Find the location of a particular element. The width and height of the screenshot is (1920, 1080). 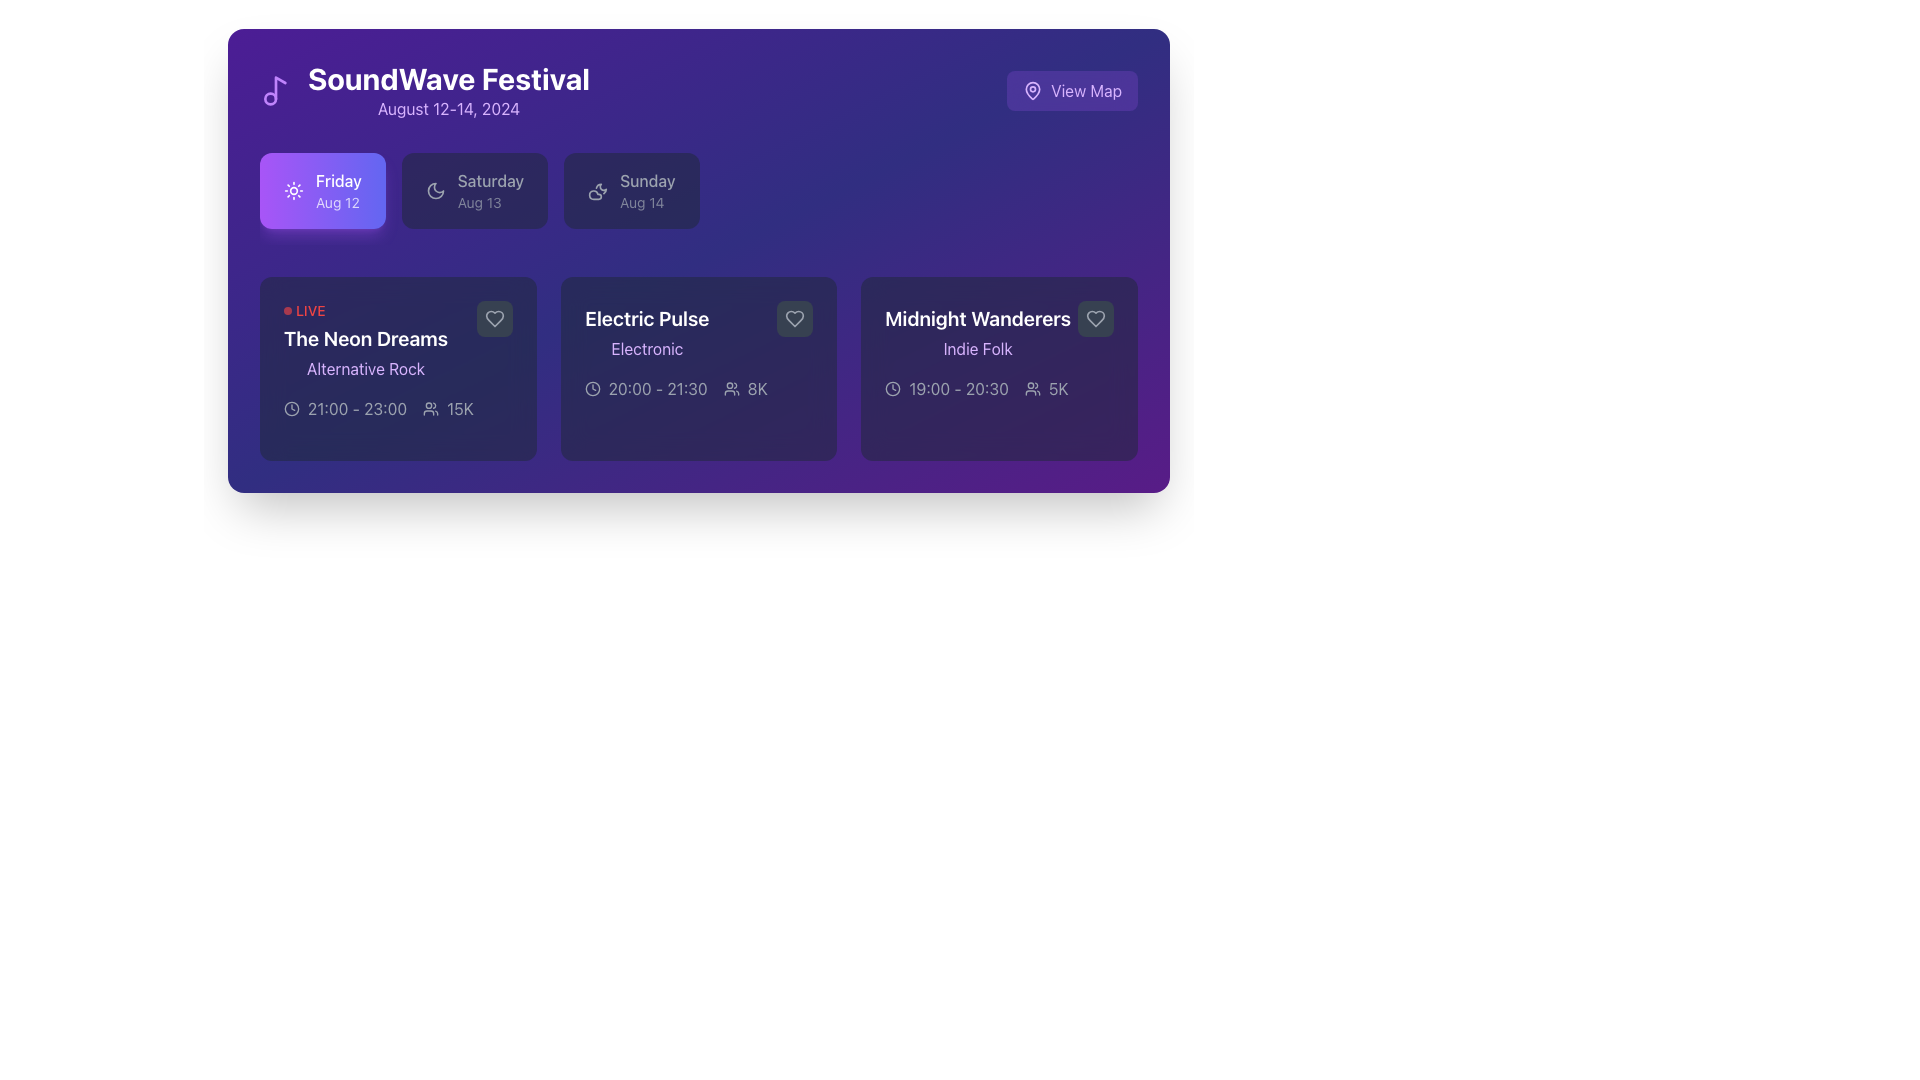

the event name is located at coordinates (366, 338).